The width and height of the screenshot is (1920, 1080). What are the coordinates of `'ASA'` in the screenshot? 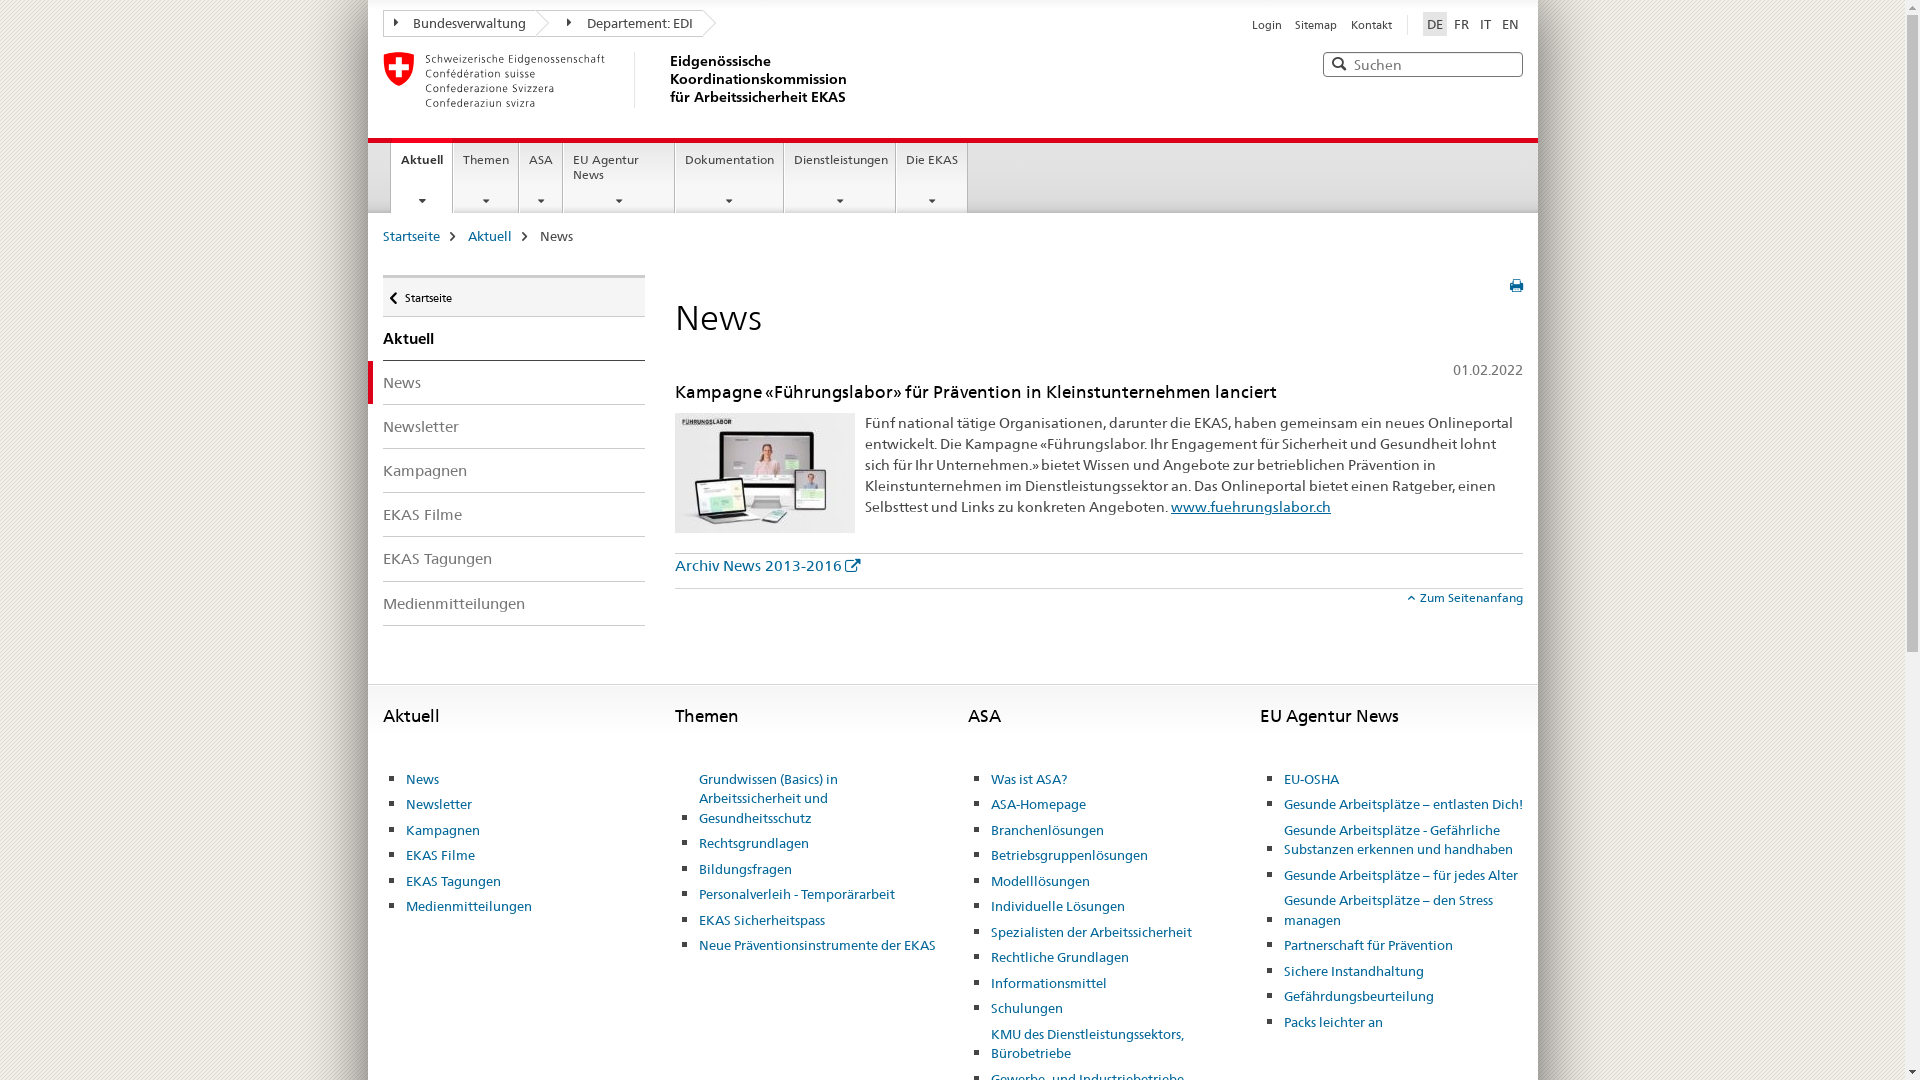 It's located at (541, 176).